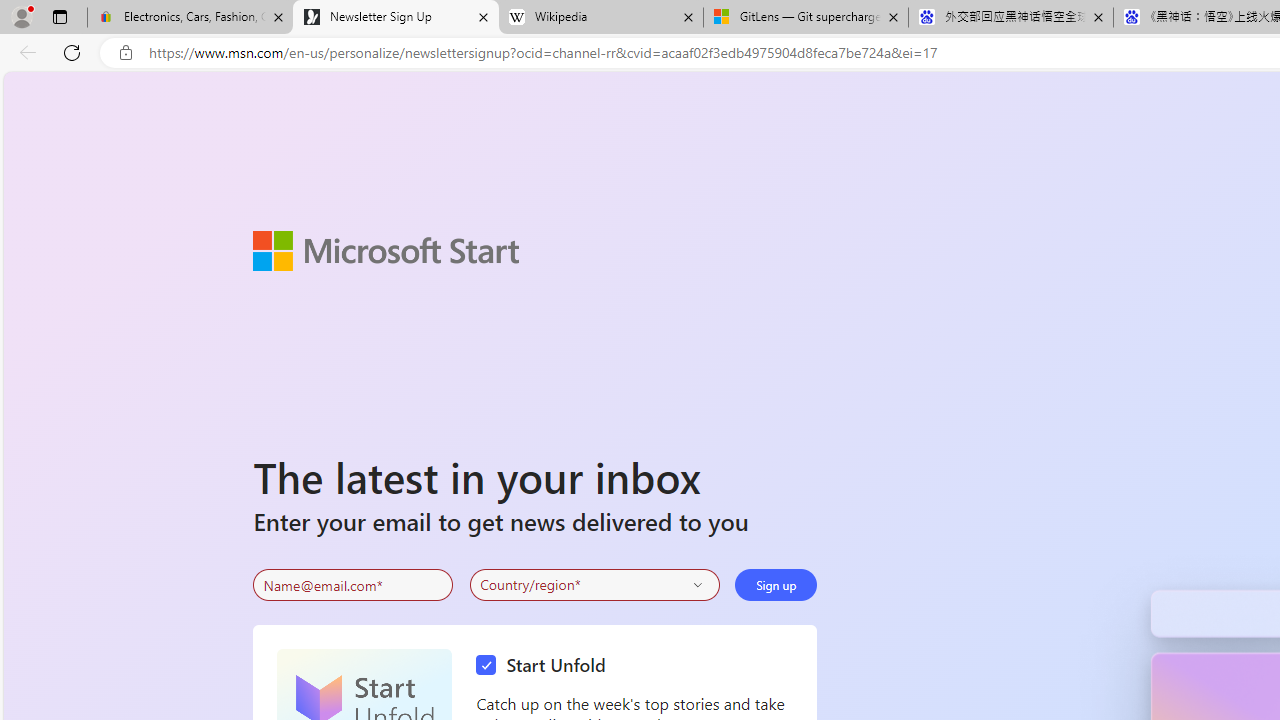 The height and width of the screenshot is (720, 1280). What do you see at coordinates (125, 52) in the screenshot?
I see `'View site information'` at bounding box center [125, 52].